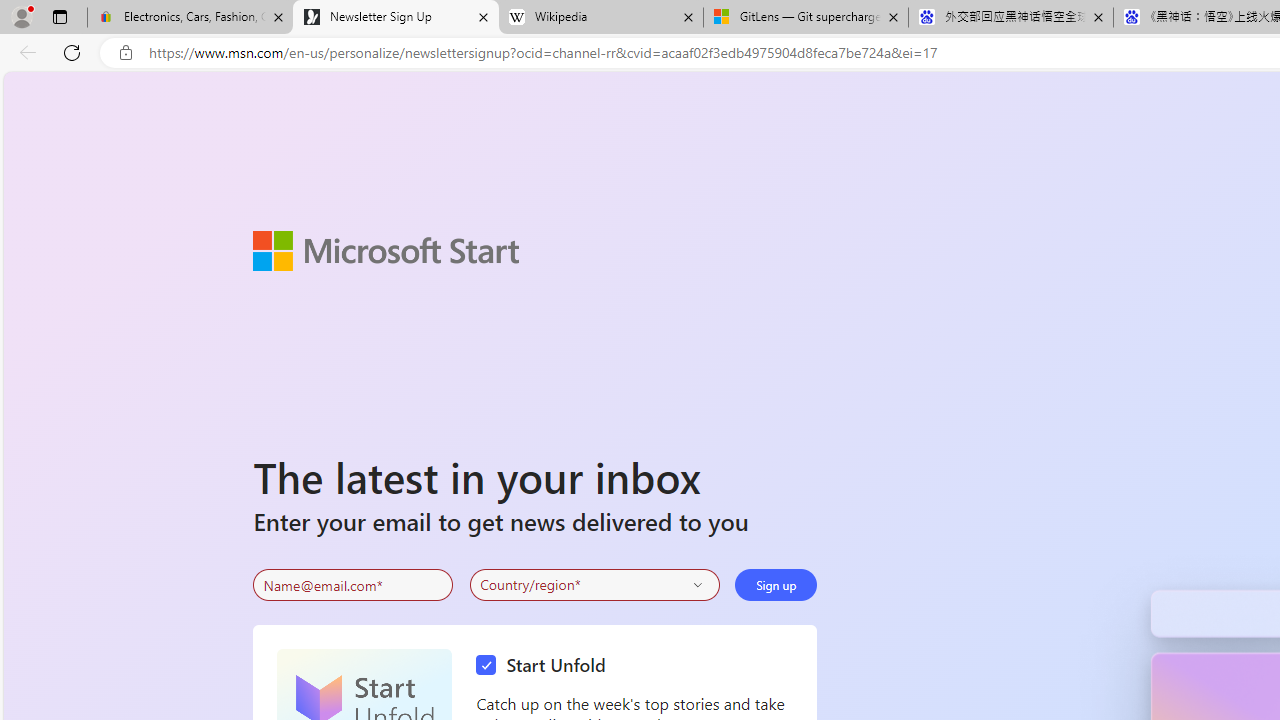 The height and width of the screenshot is (720, 1280). What do you see at coordinates (125, 52) in the screenshot?
I see `'View site information'` at bounding box center [125, 52].